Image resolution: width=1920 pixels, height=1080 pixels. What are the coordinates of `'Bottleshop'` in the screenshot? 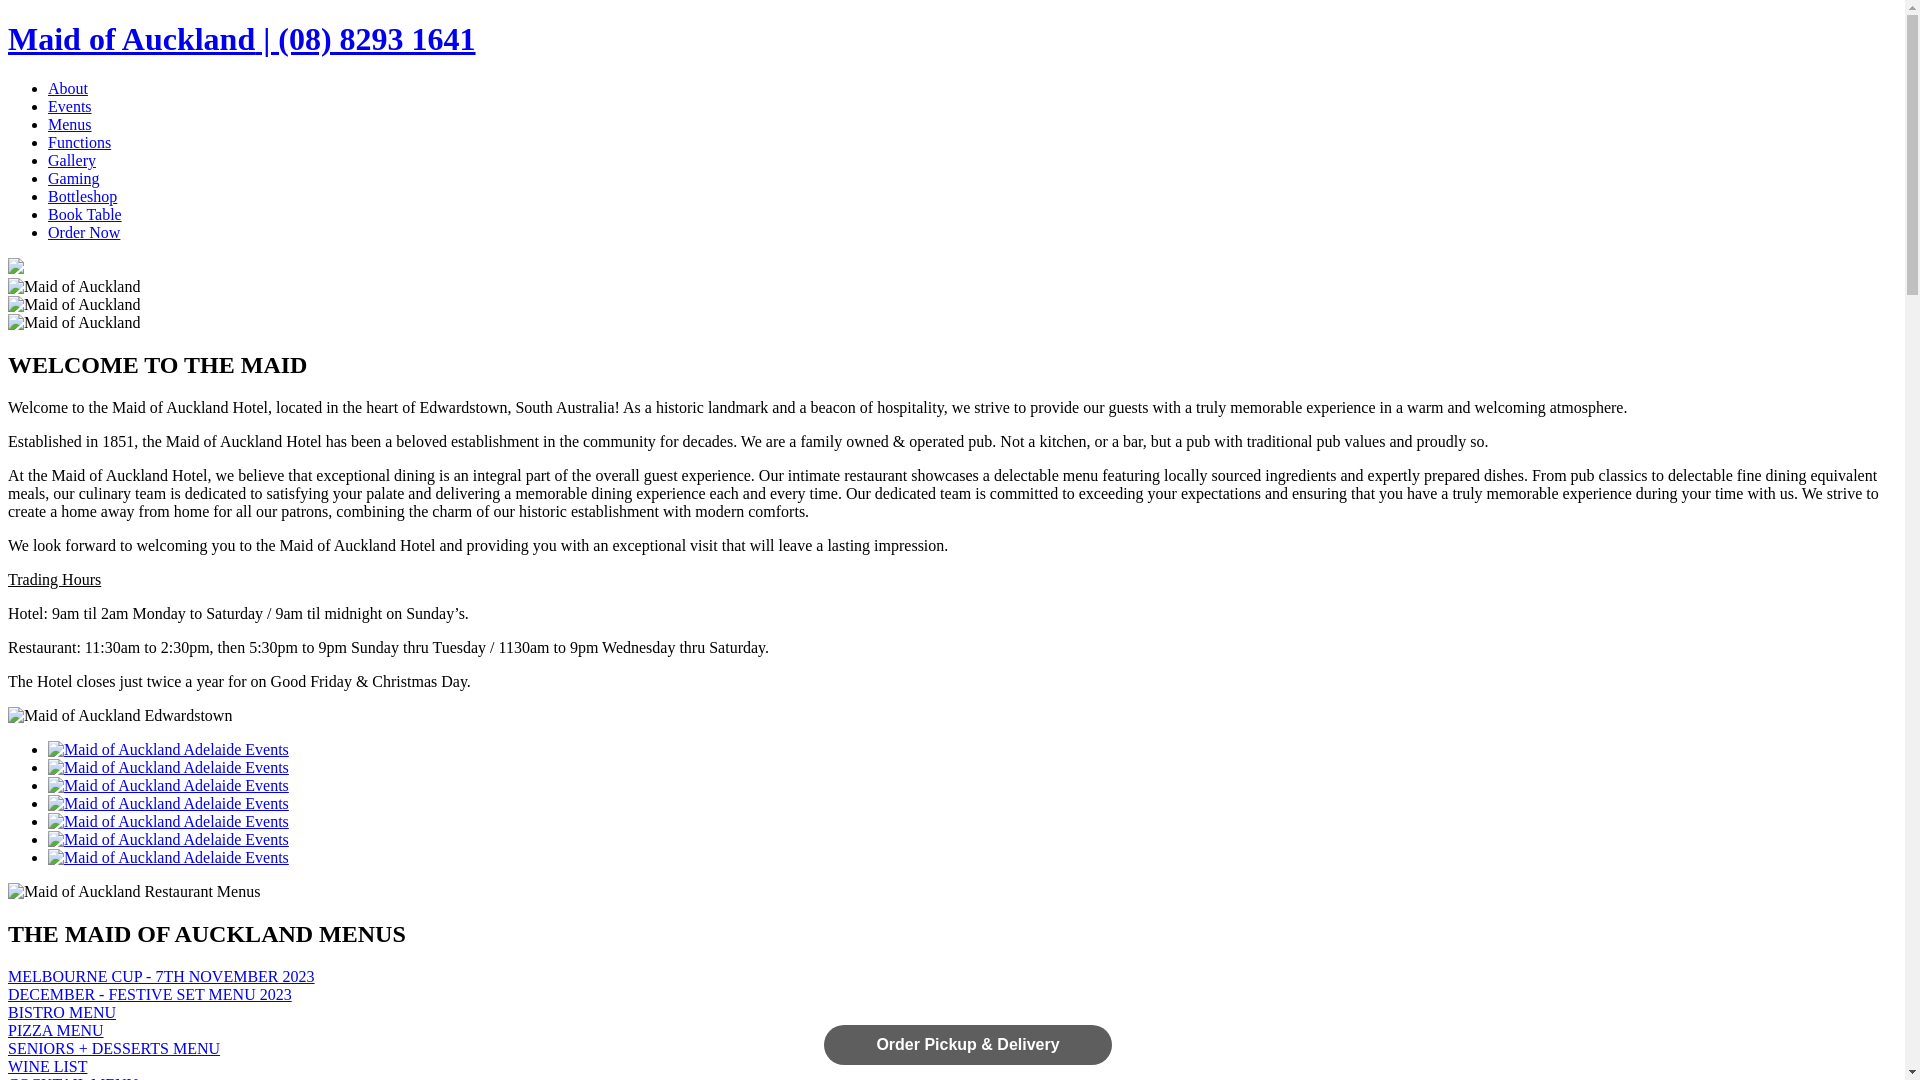 It's located at (81, 196).